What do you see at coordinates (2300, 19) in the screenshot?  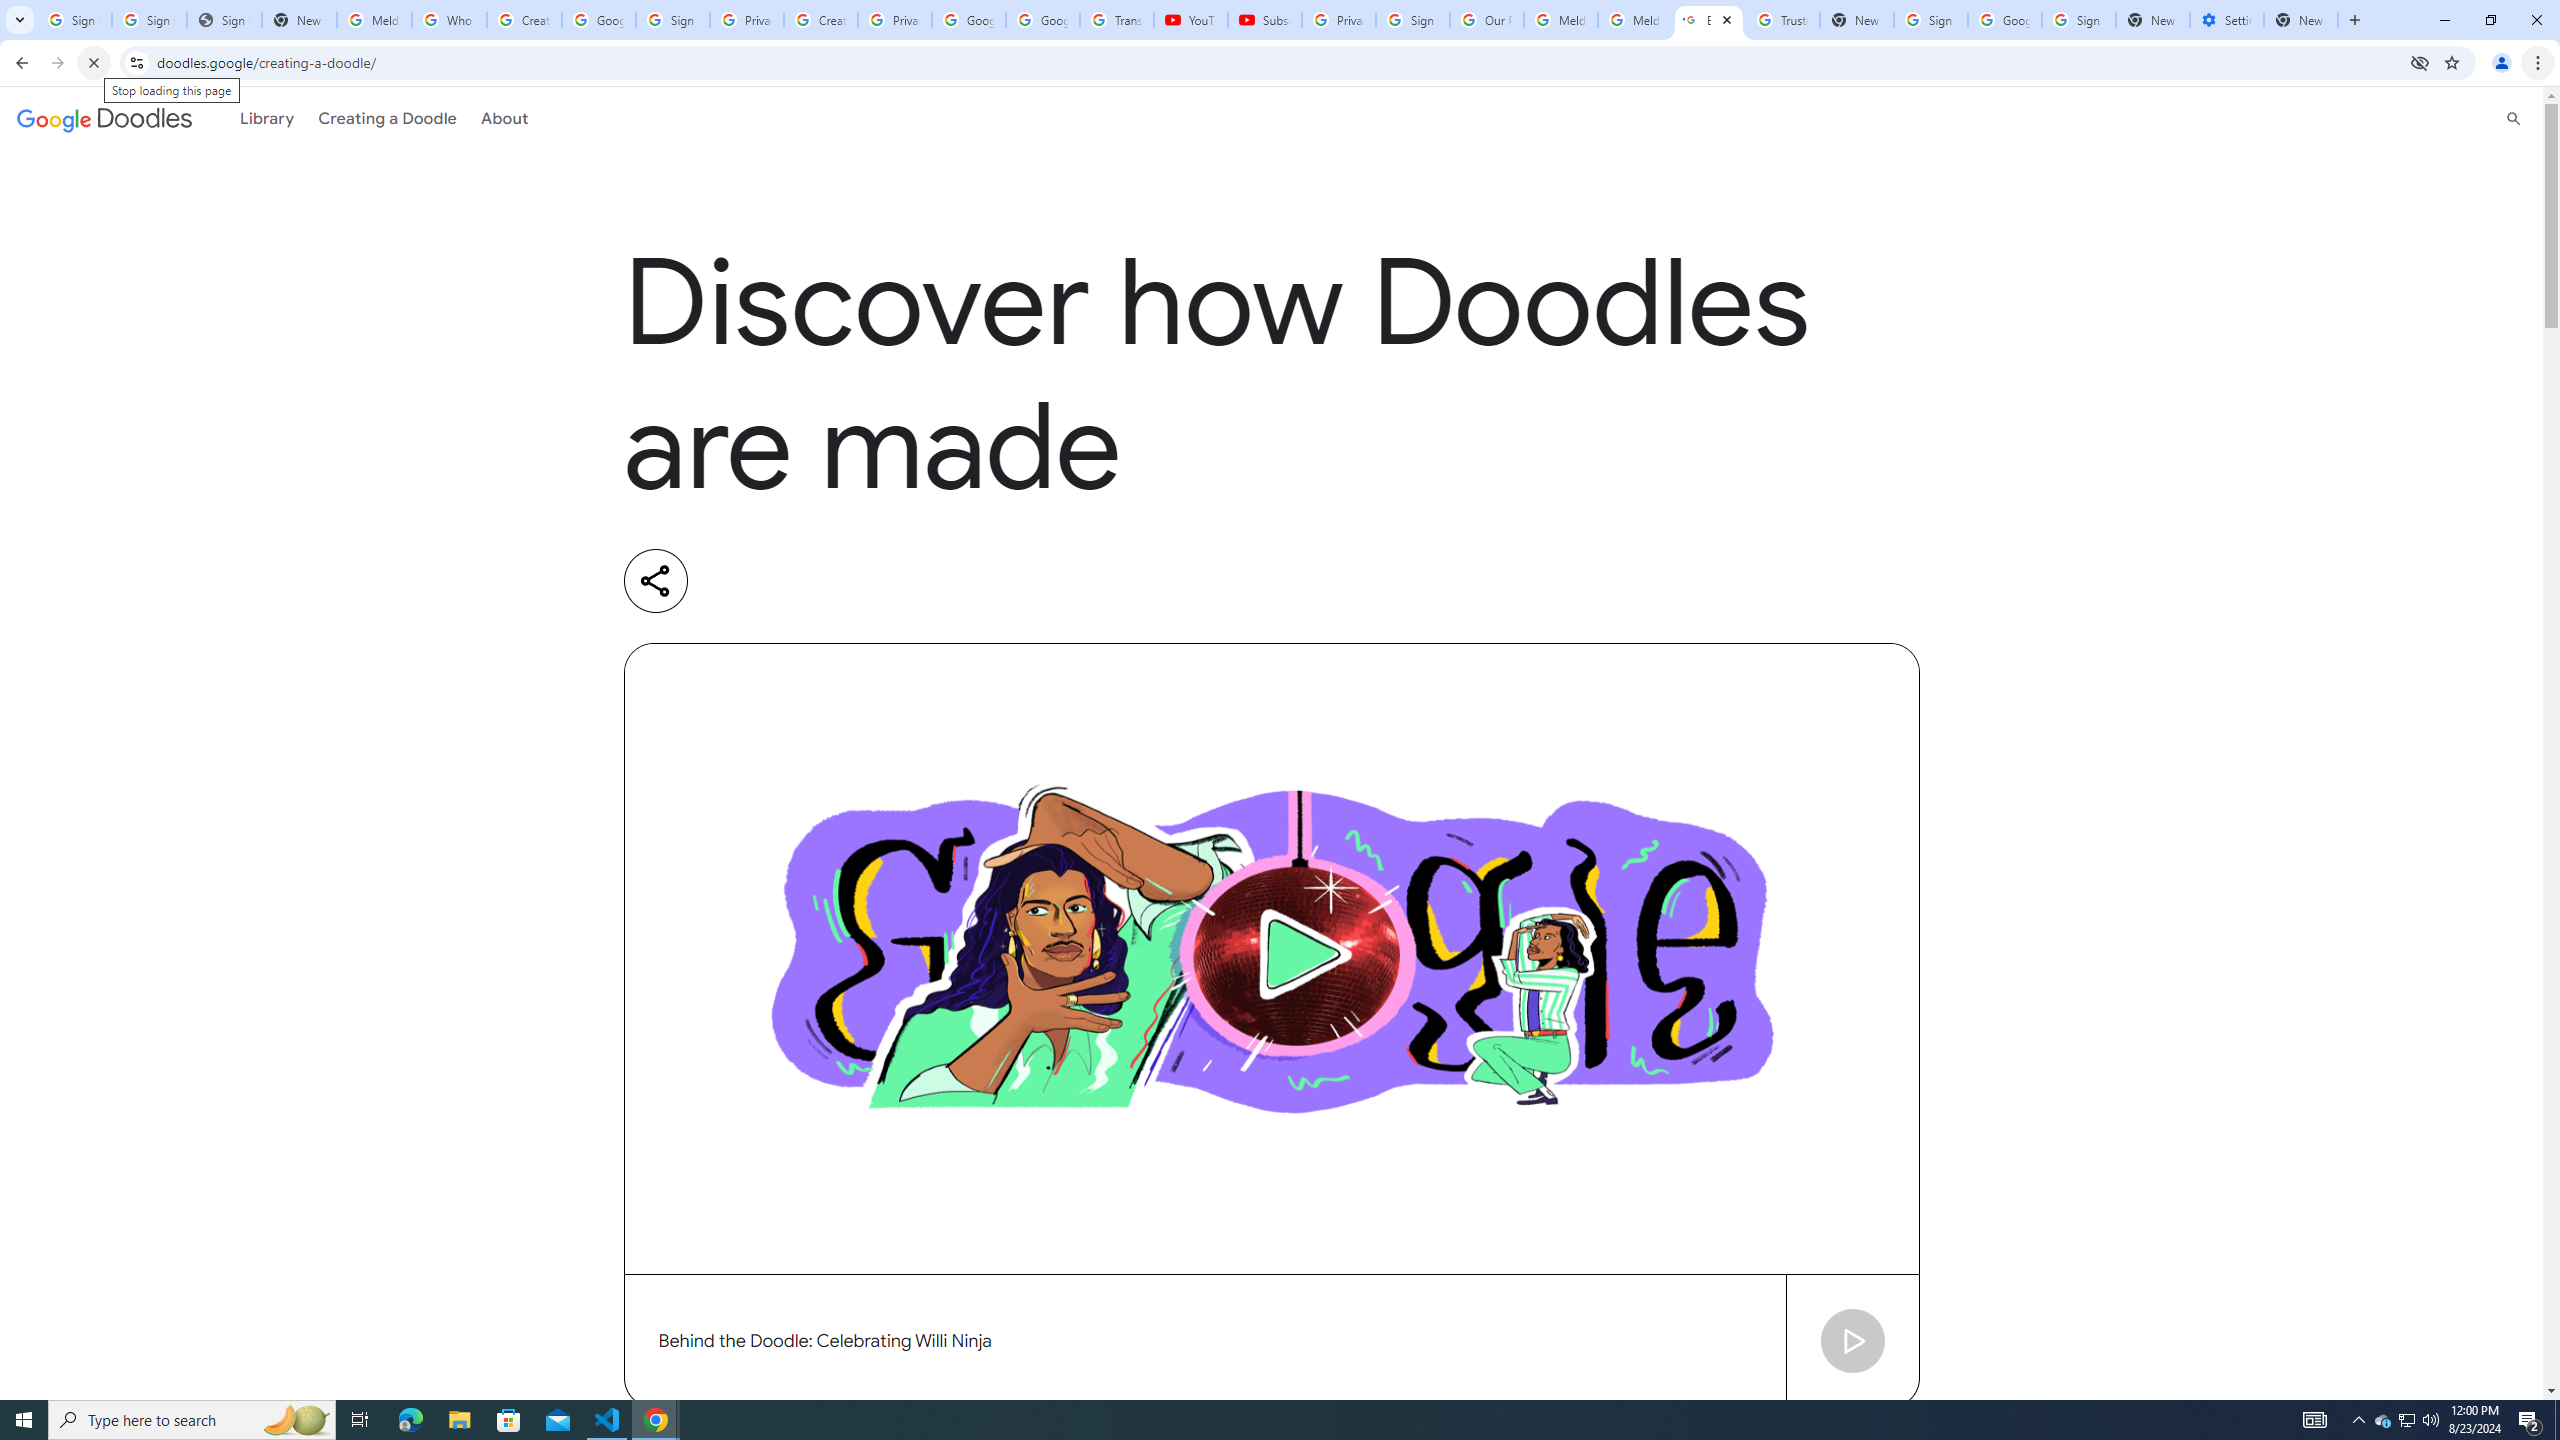 I see `'New Tab'` at bounding box center [2300, 19].